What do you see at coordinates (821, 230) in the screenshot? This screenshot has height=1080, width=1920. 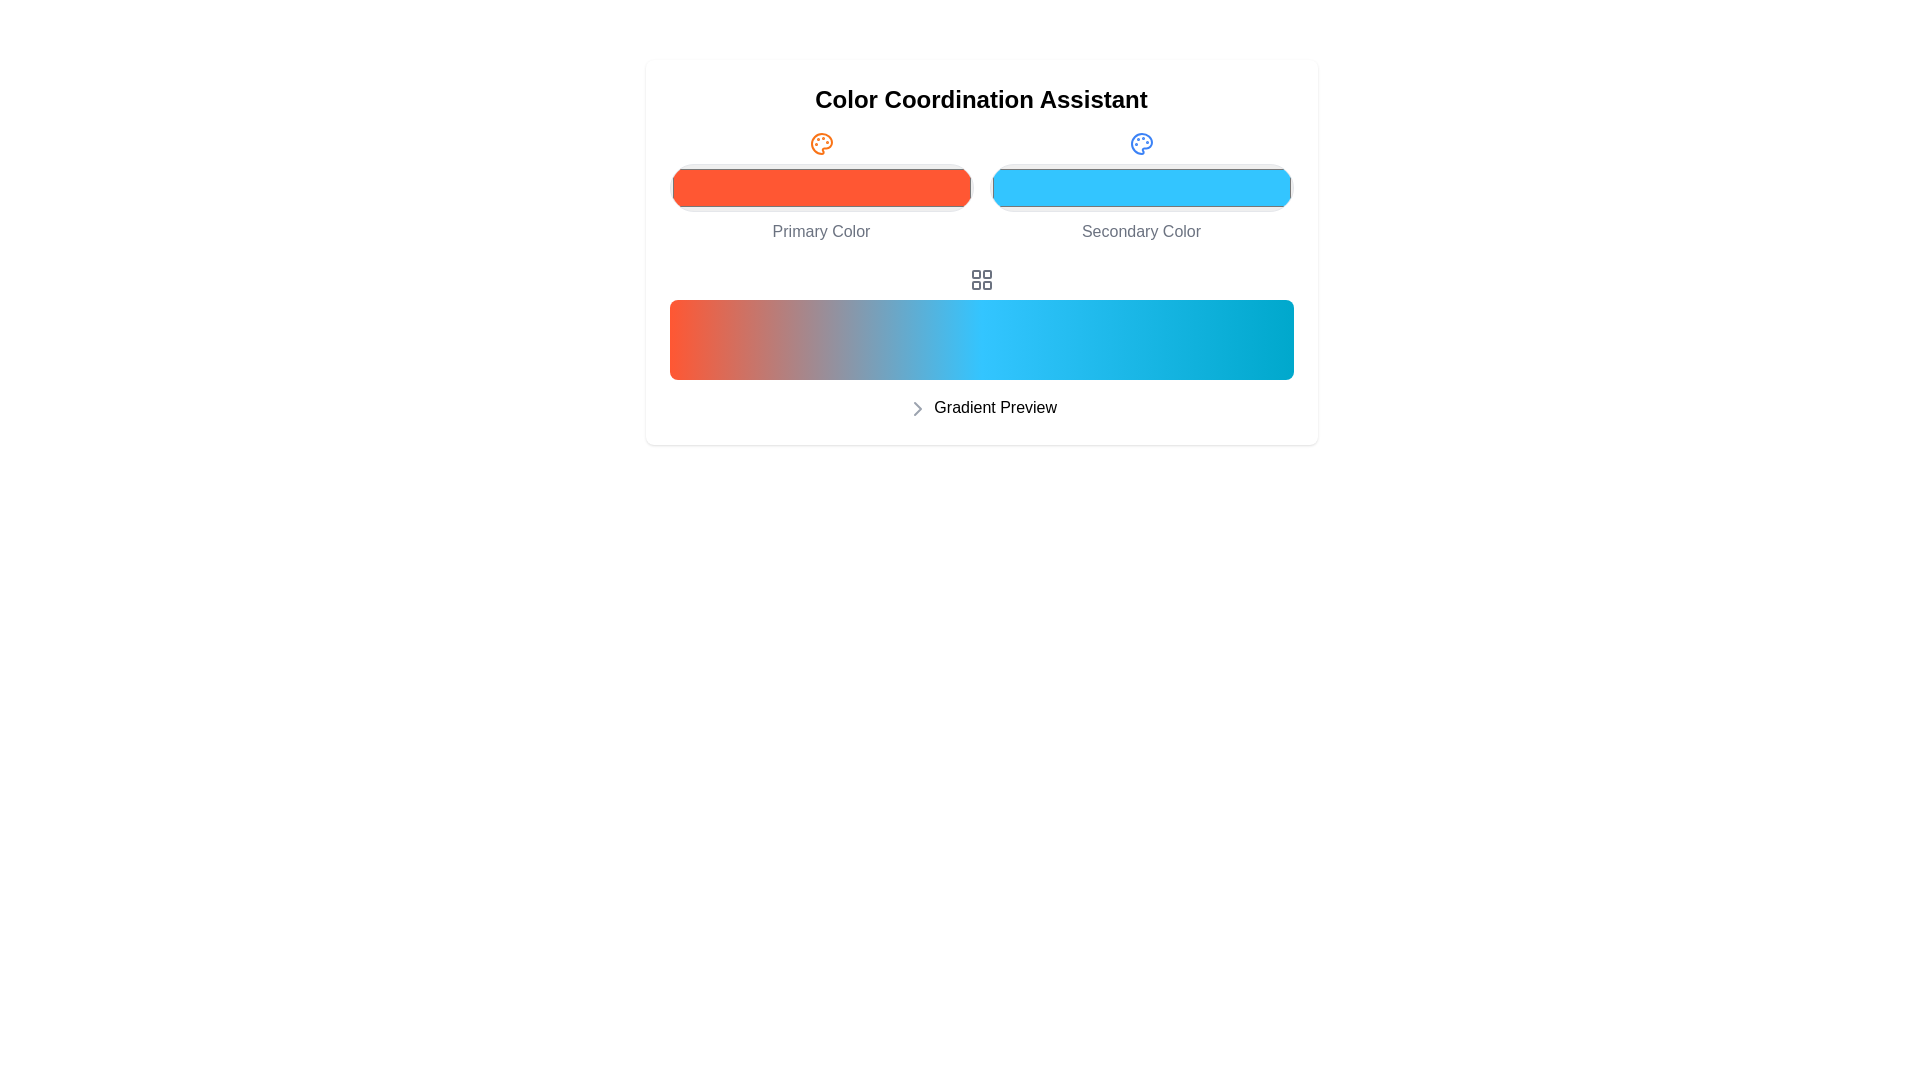 I see `the text label indicating 'Primary Color', which is located centrally below the orange color rectangle` at bounding box center [821, 230].